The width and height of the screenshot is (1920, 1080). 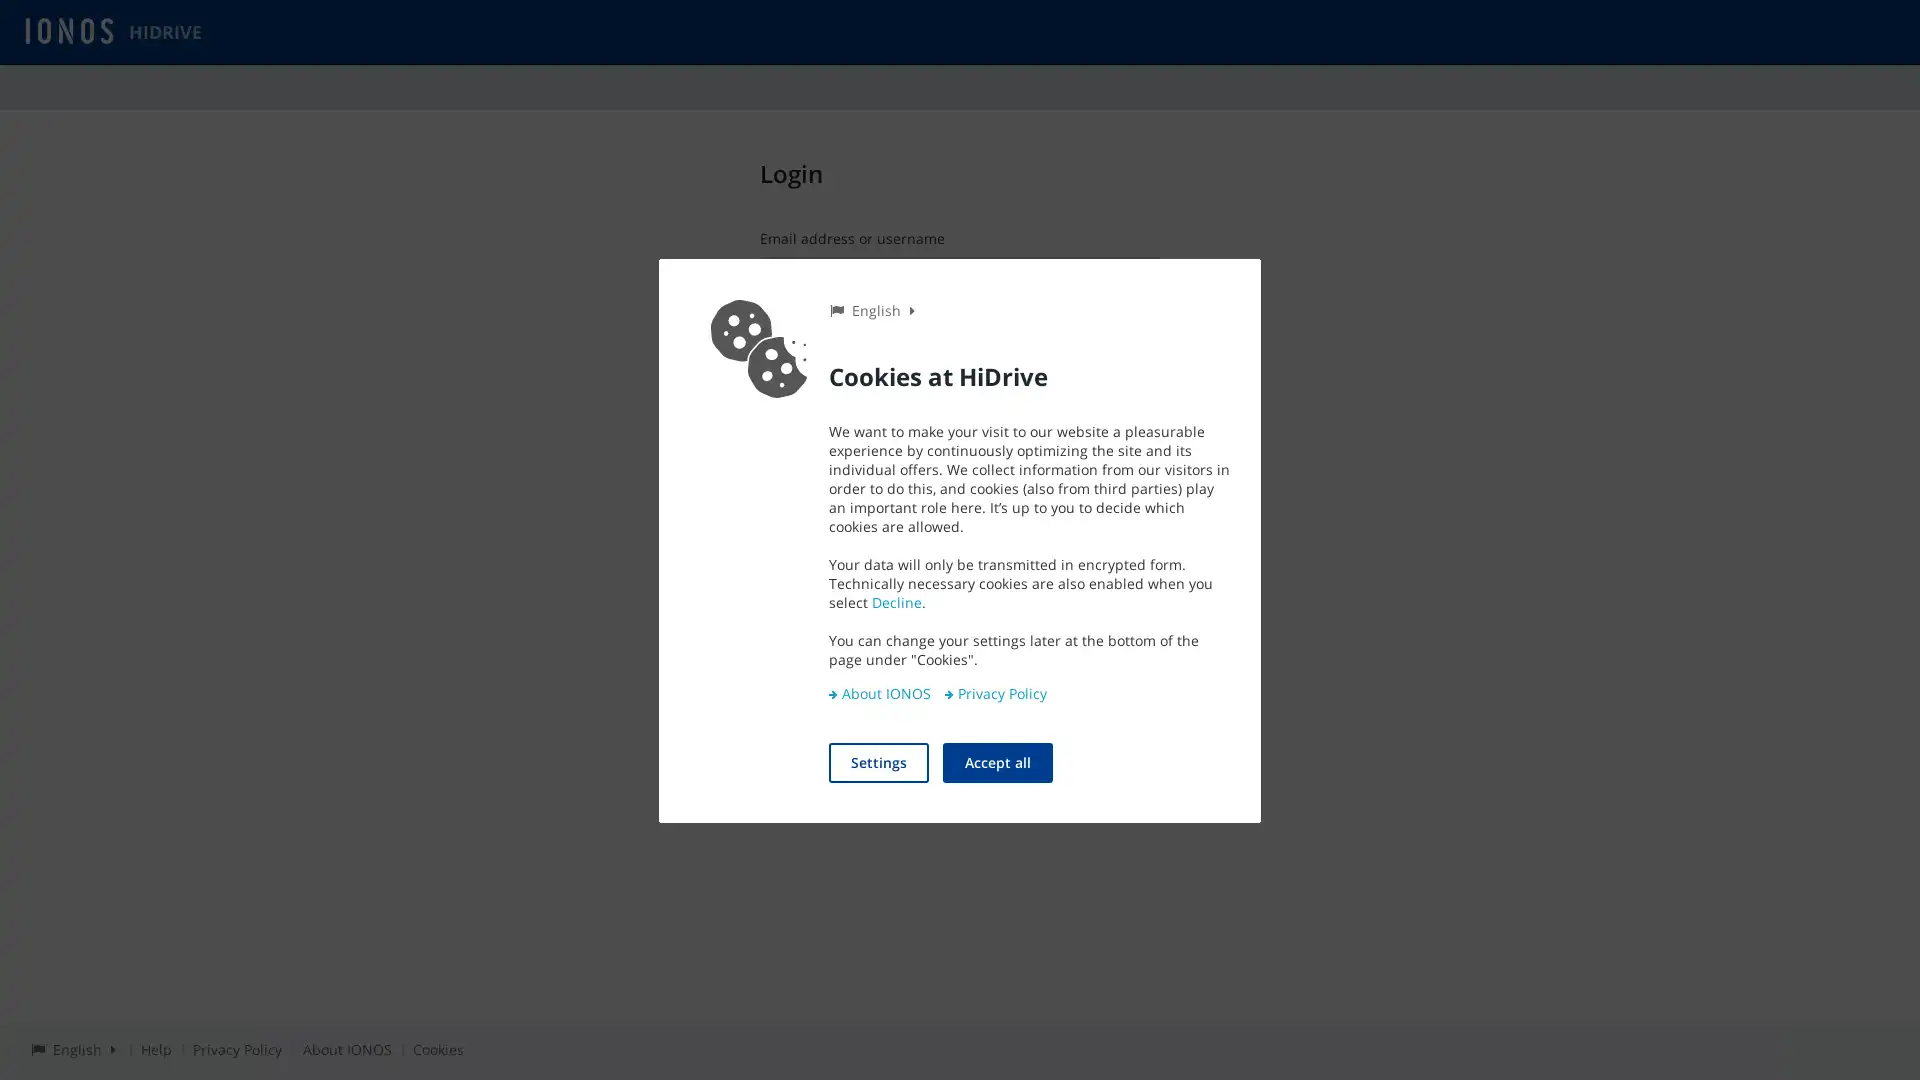 What do you see at coordinates (878, 763) in the screenshot?
I see `Settings` at bounding box center [878, 763].